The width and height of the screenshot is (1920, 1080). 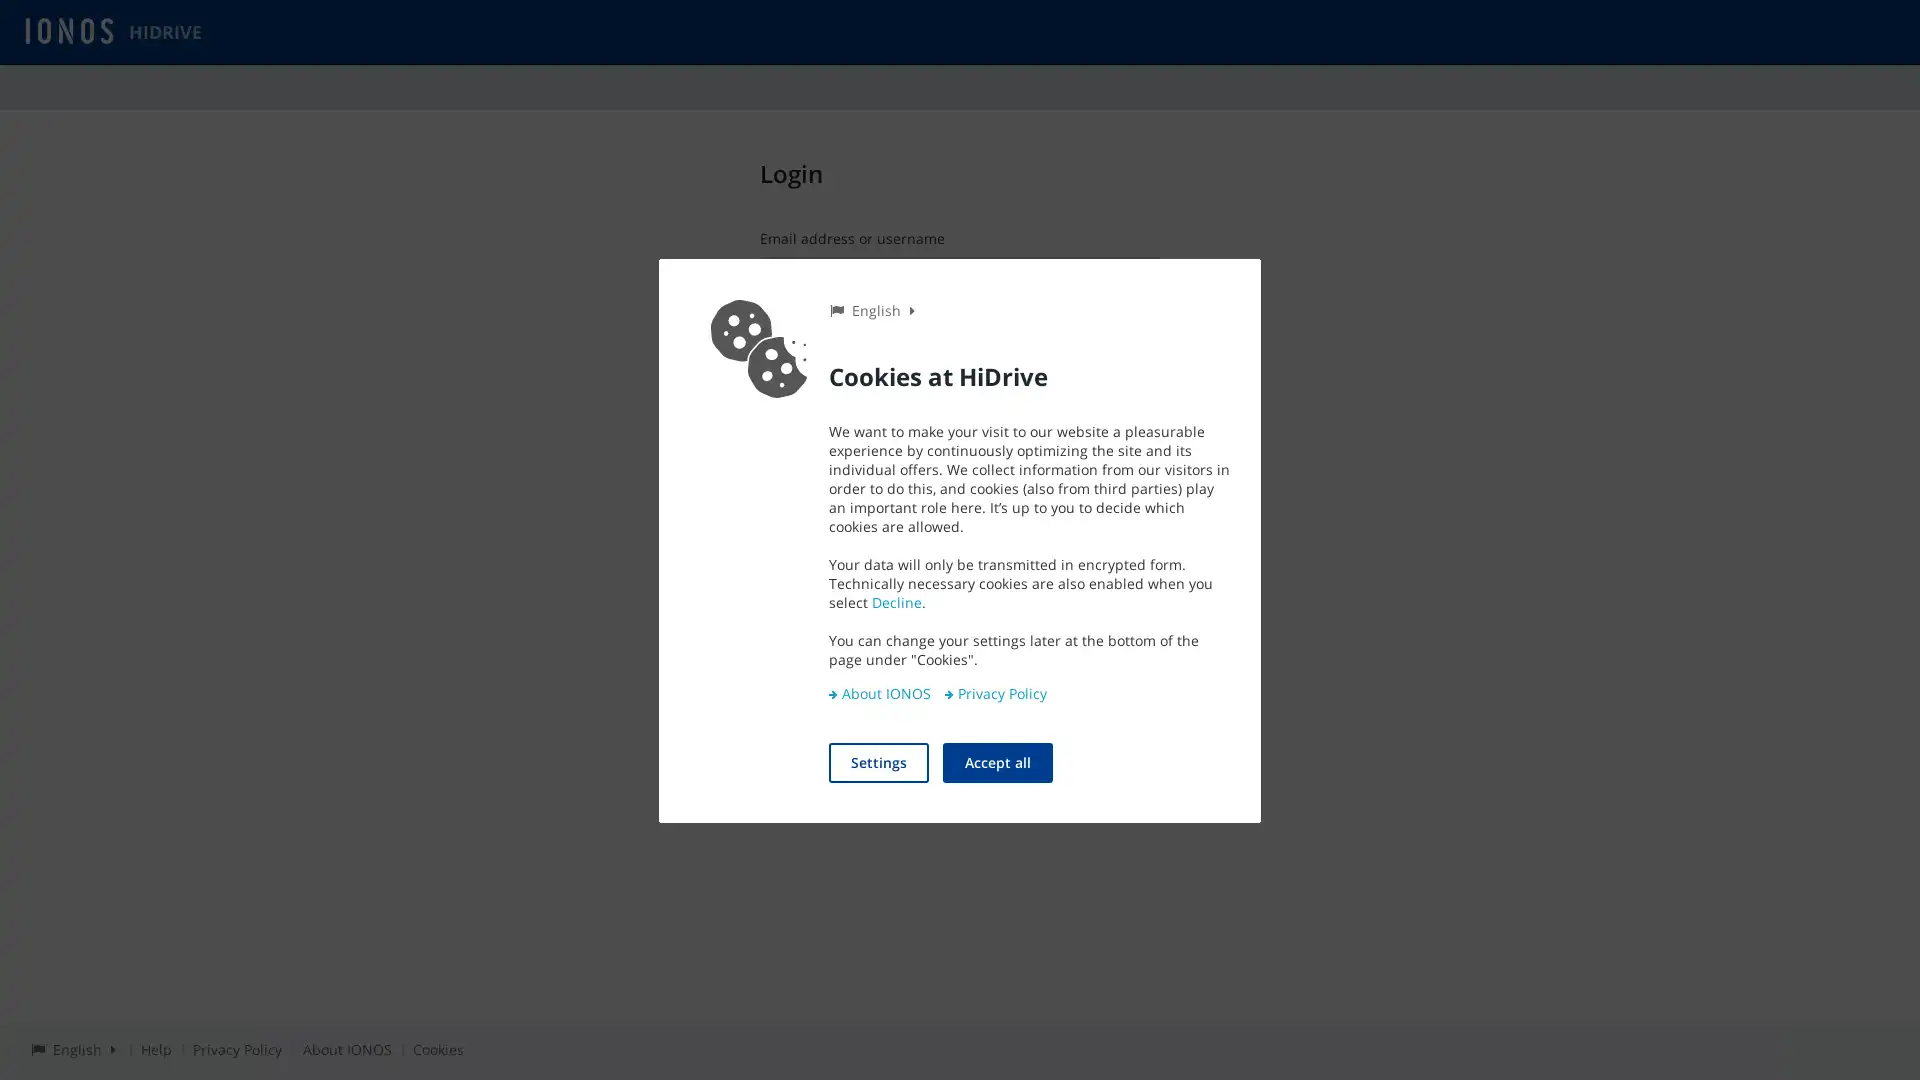 What do you see at coordinates (878, 763) in the screenshot?
I see `Settings` at bounding box center [878, 763].